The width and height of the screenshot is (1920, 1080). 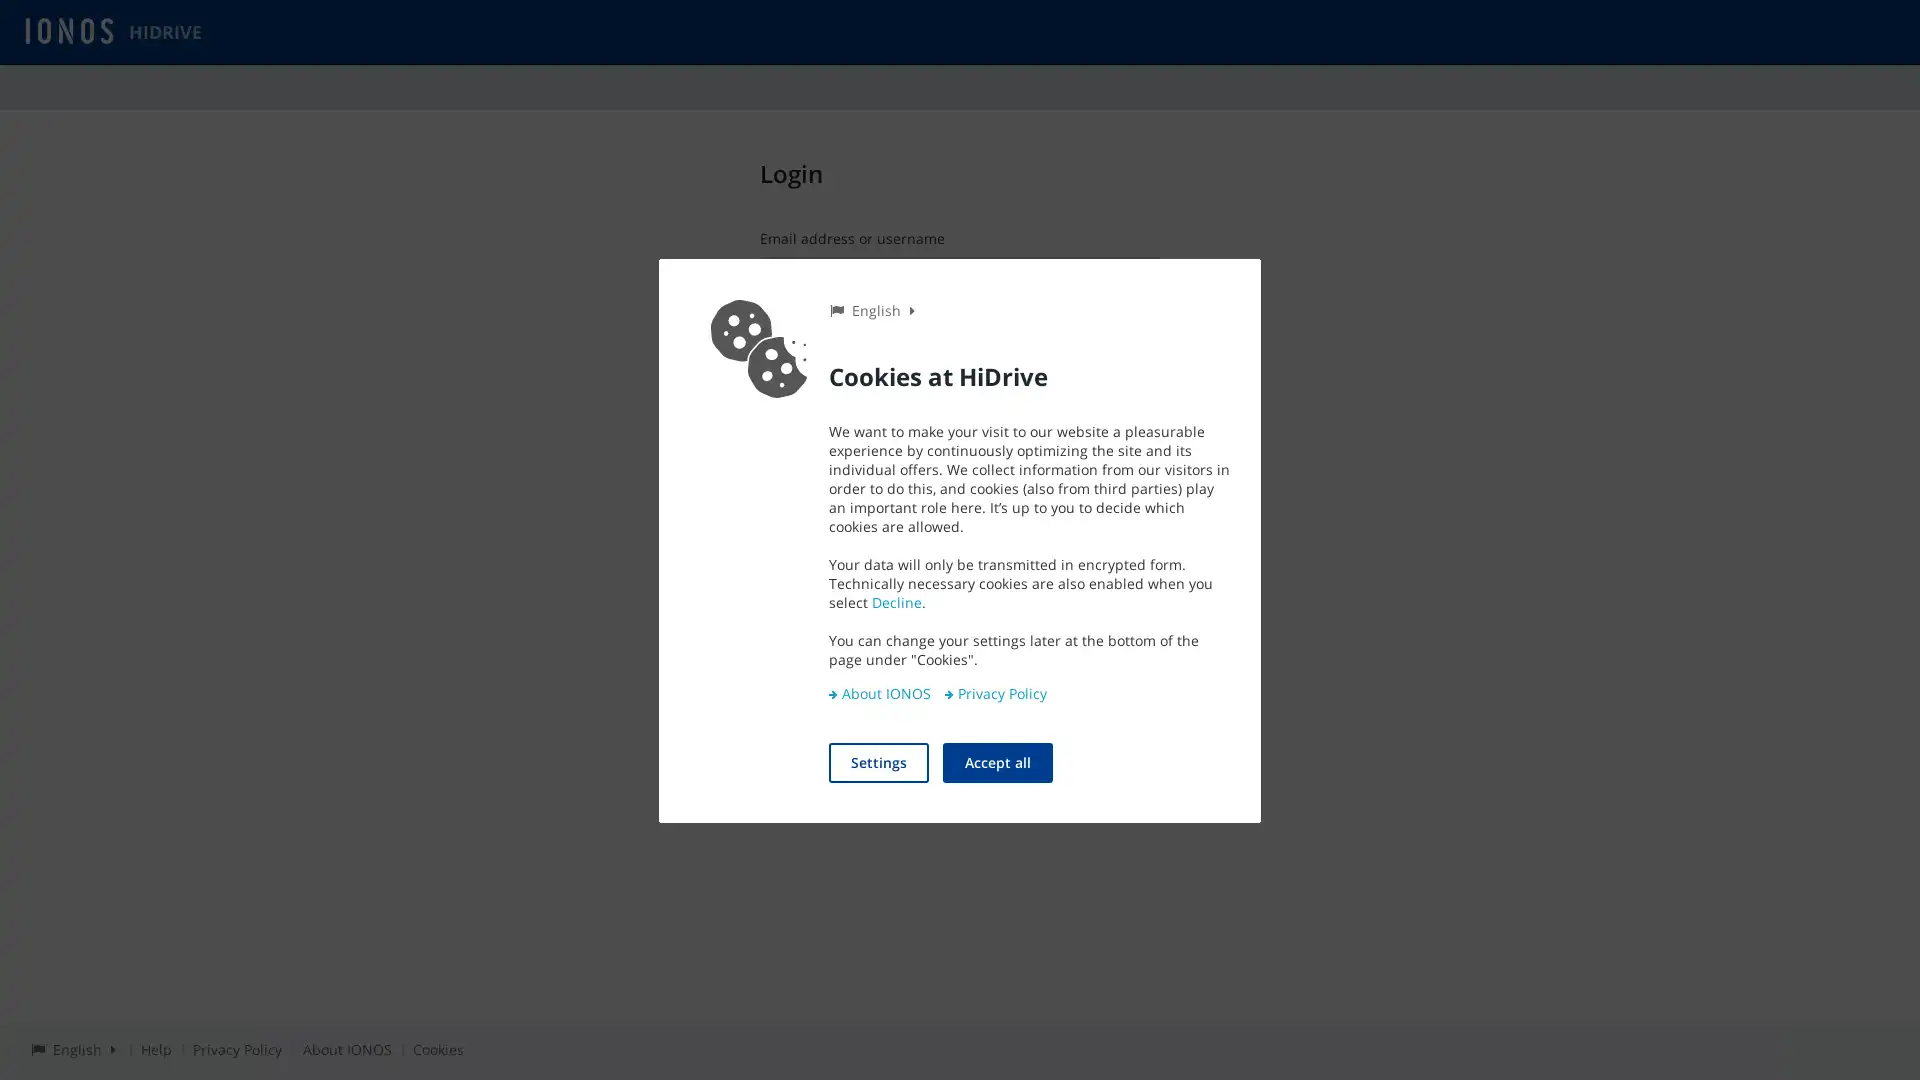 What do you see at coordinates (878, 763) in the screenshot?
I see `Settings` at bounding box center [878, 763].